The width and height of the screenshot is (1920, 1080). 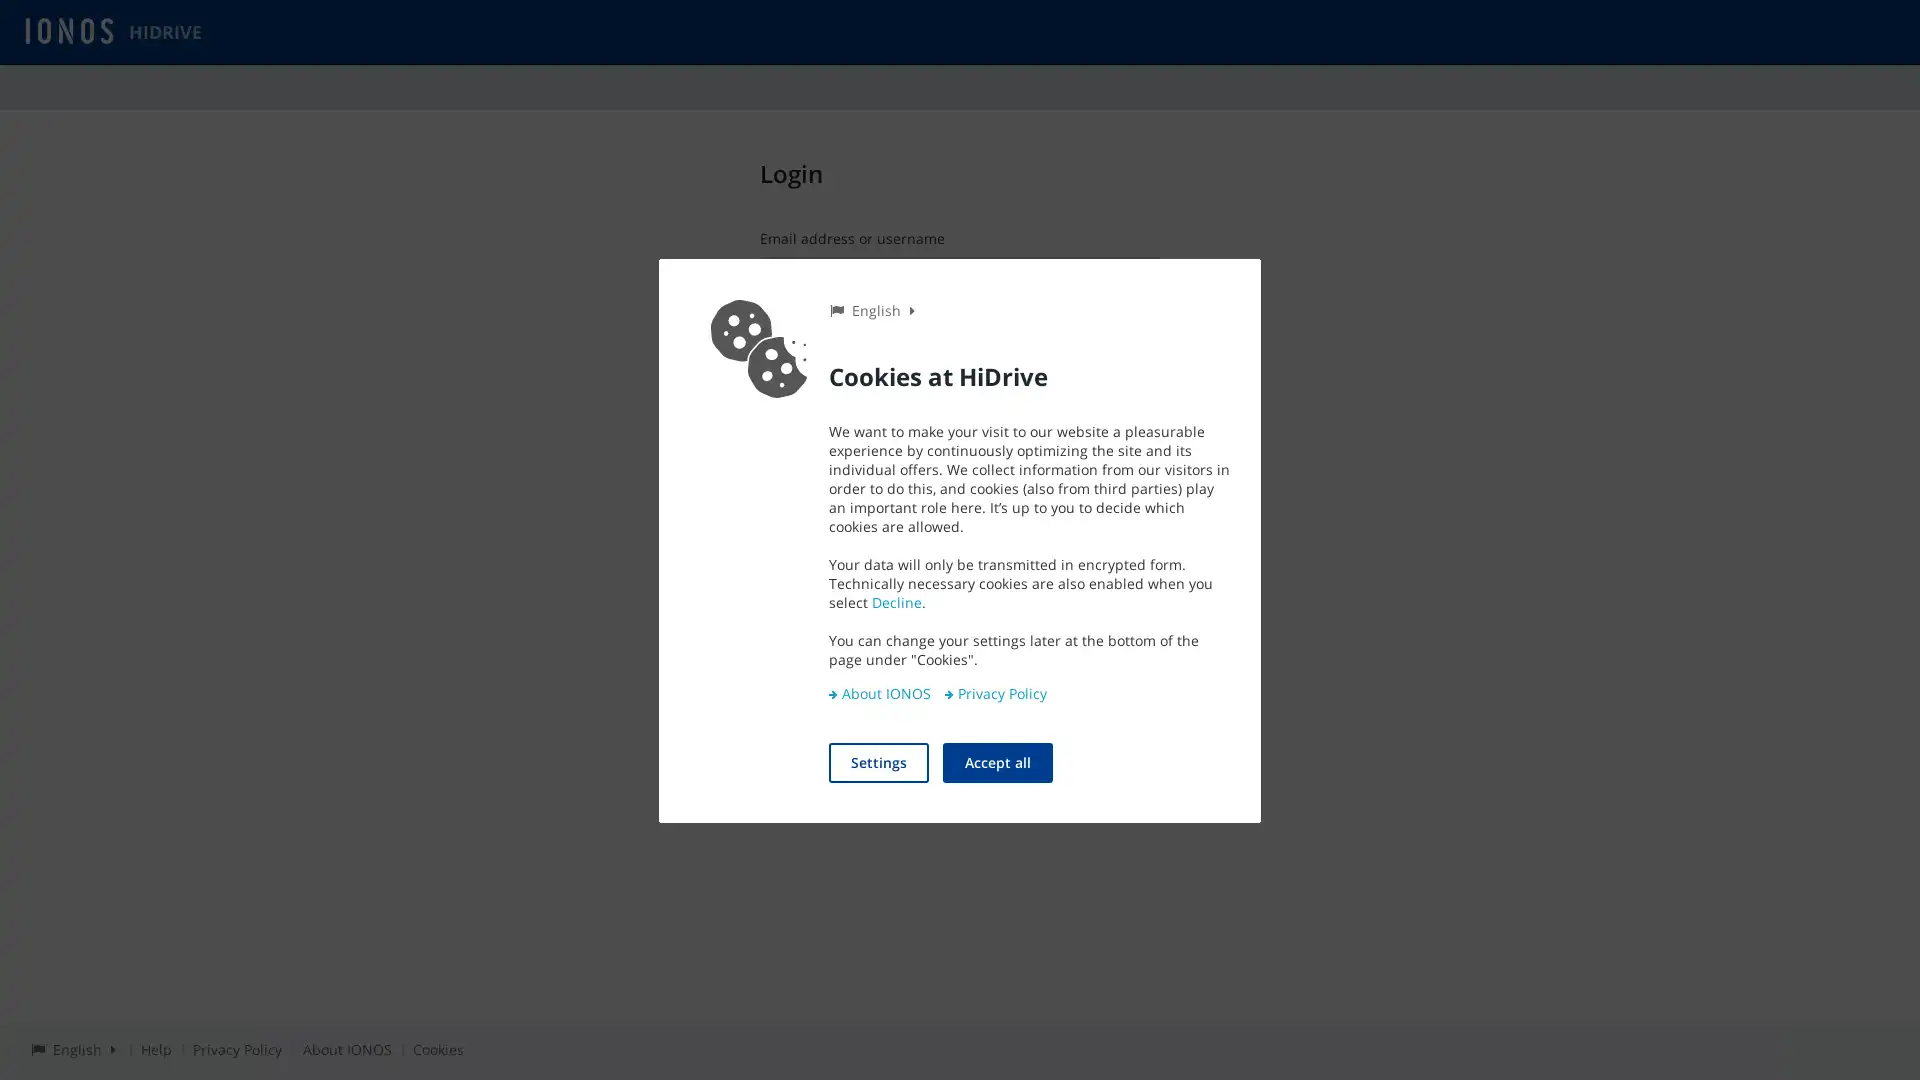 What do you see at coordinates (878, 763) in the screenshot?
I see `Settings` at bounding box center [878, 763].